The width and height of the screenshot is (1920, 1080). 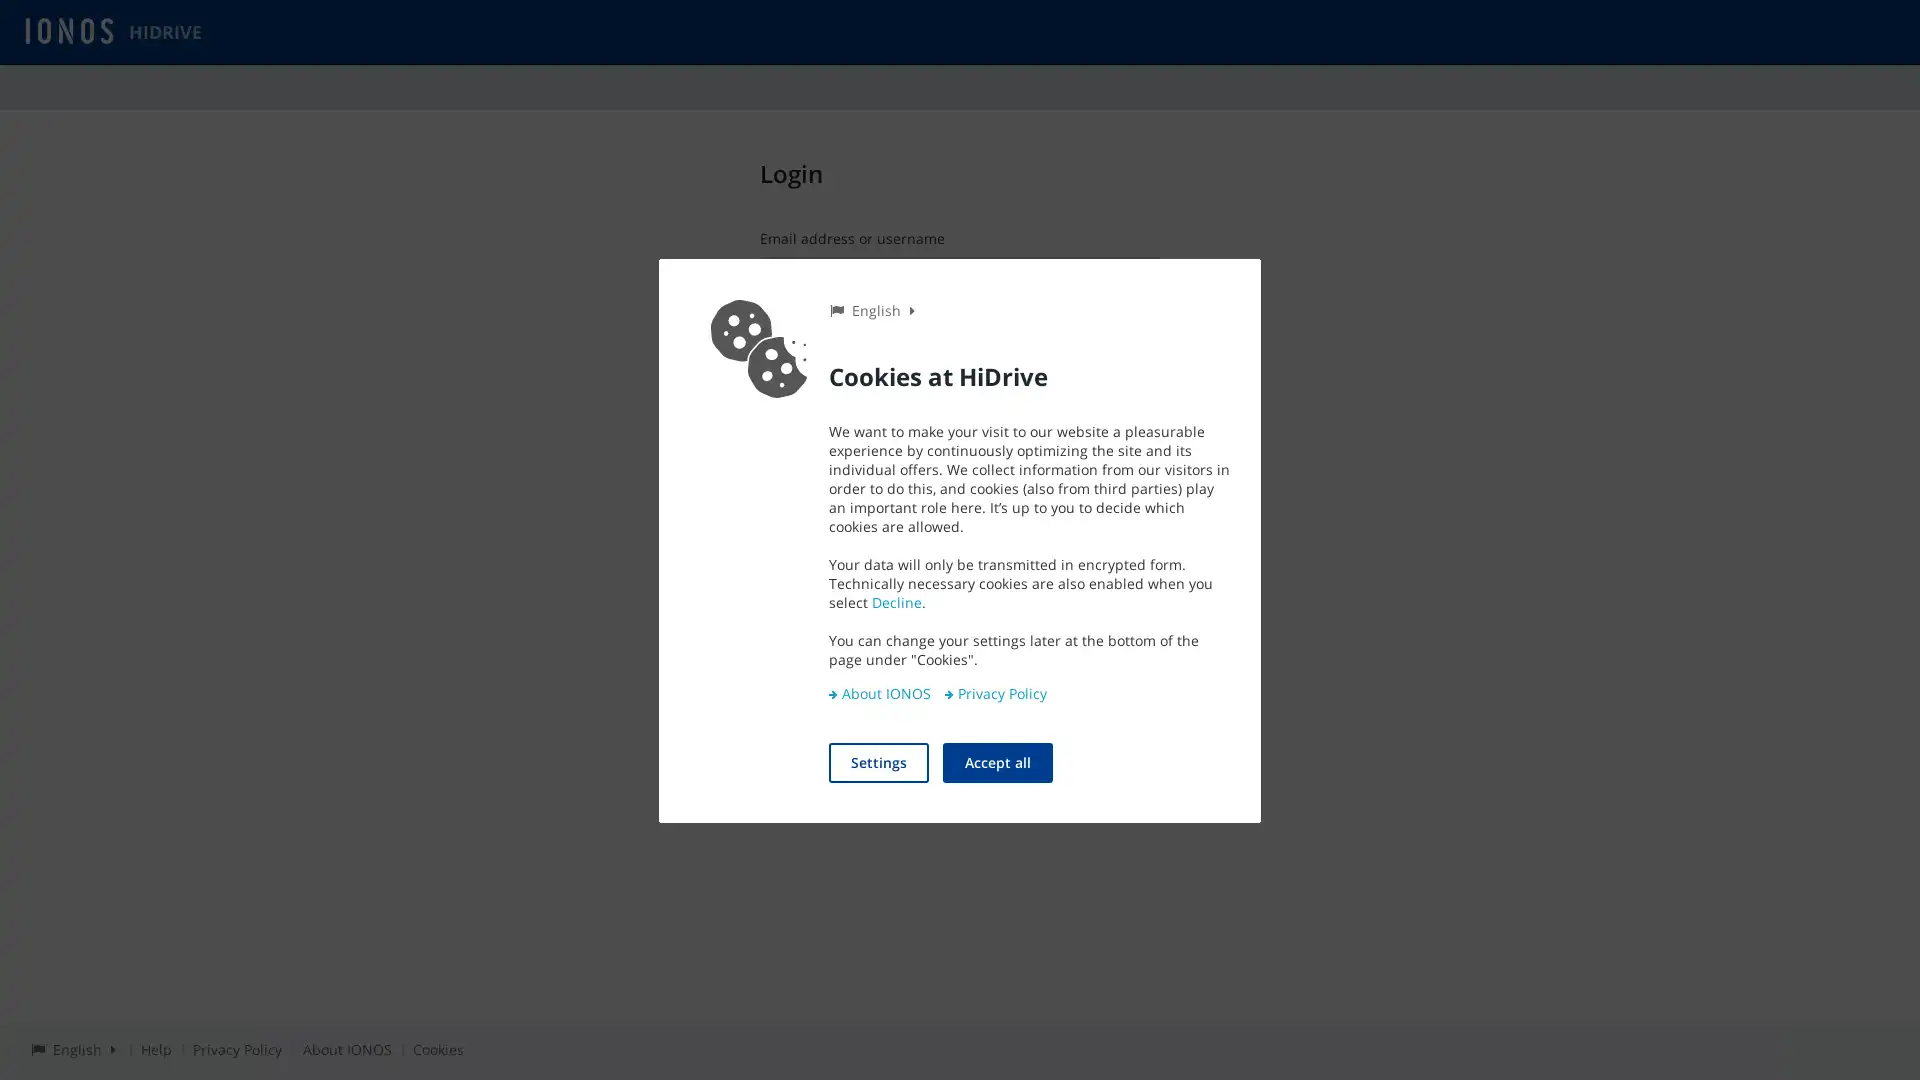 What do you see at coordinates (878, 763) in the screenshot?
I see `Settings` at bounding box center [878, 763].